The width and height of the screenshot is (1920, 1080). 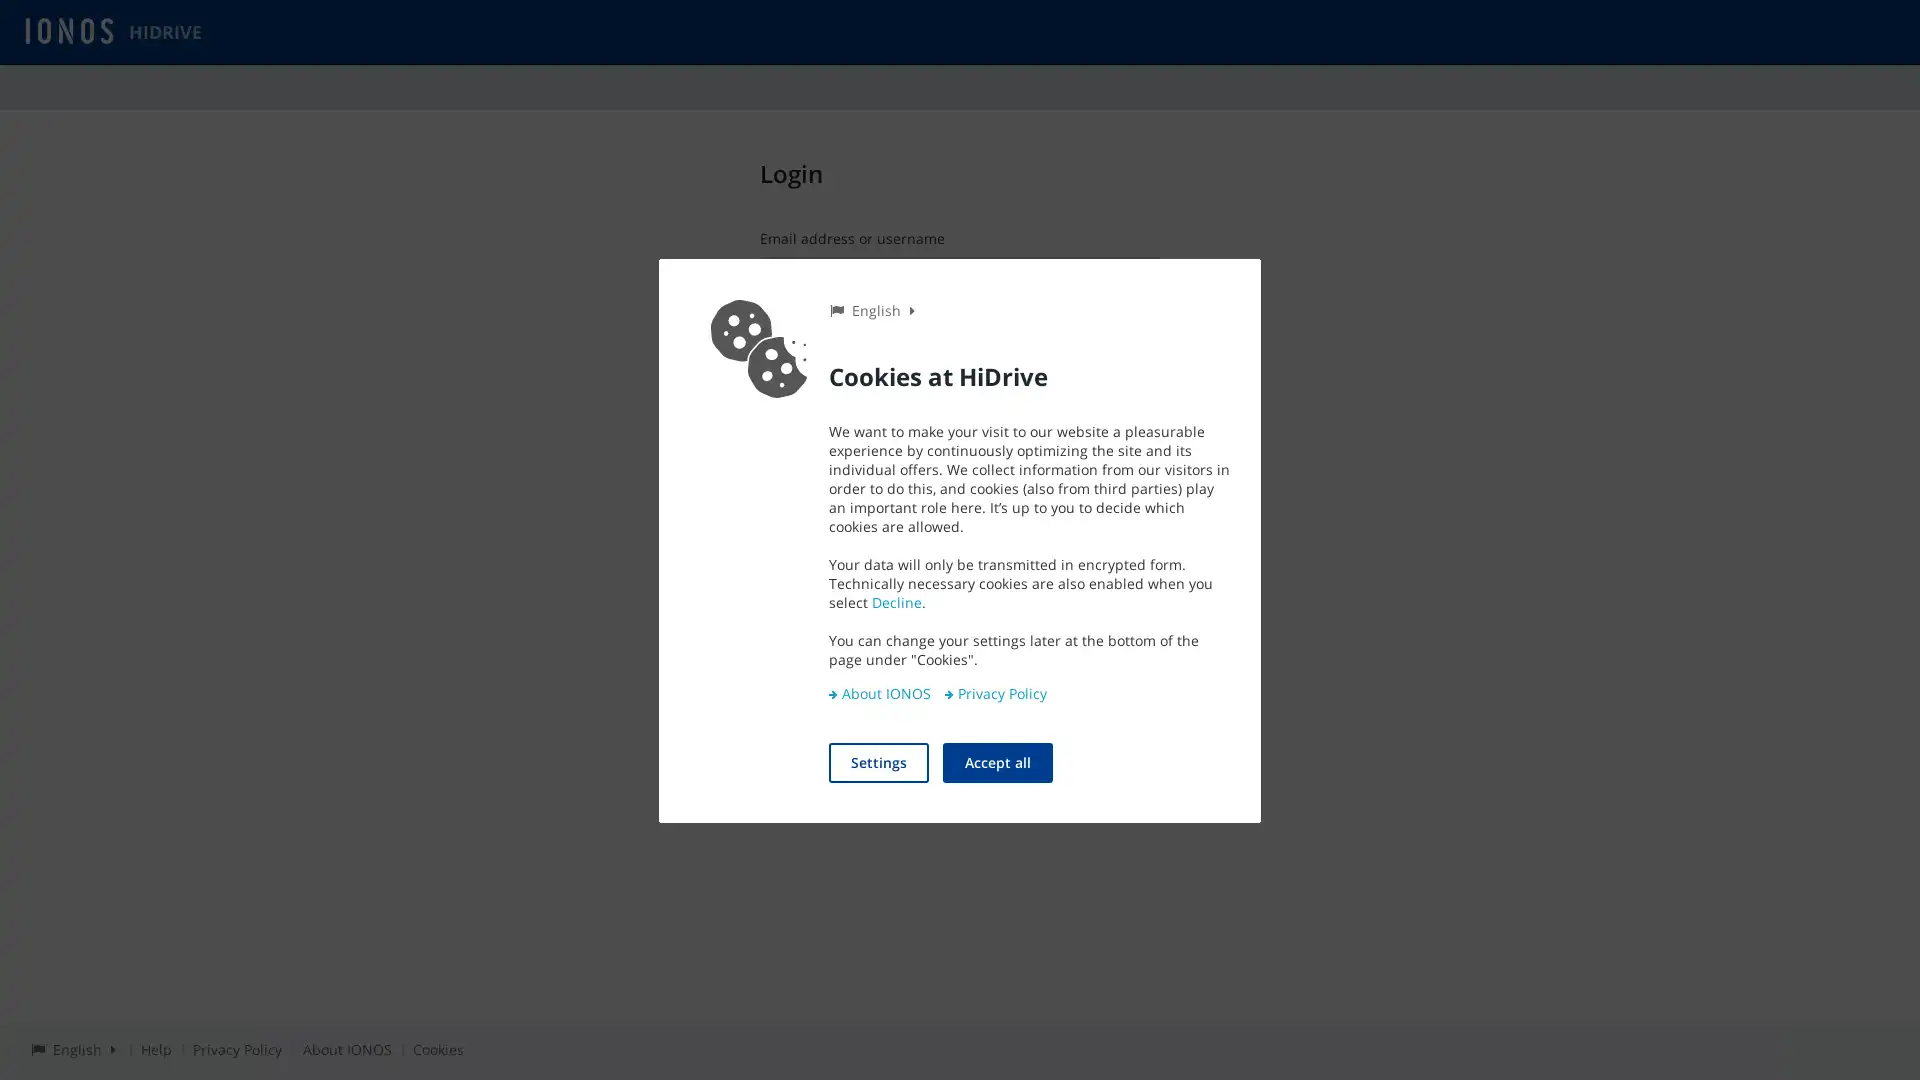 What do you see at coordinates (878, 763) in the screenshot?
I see `Settings` at bounding box center [878, 763].